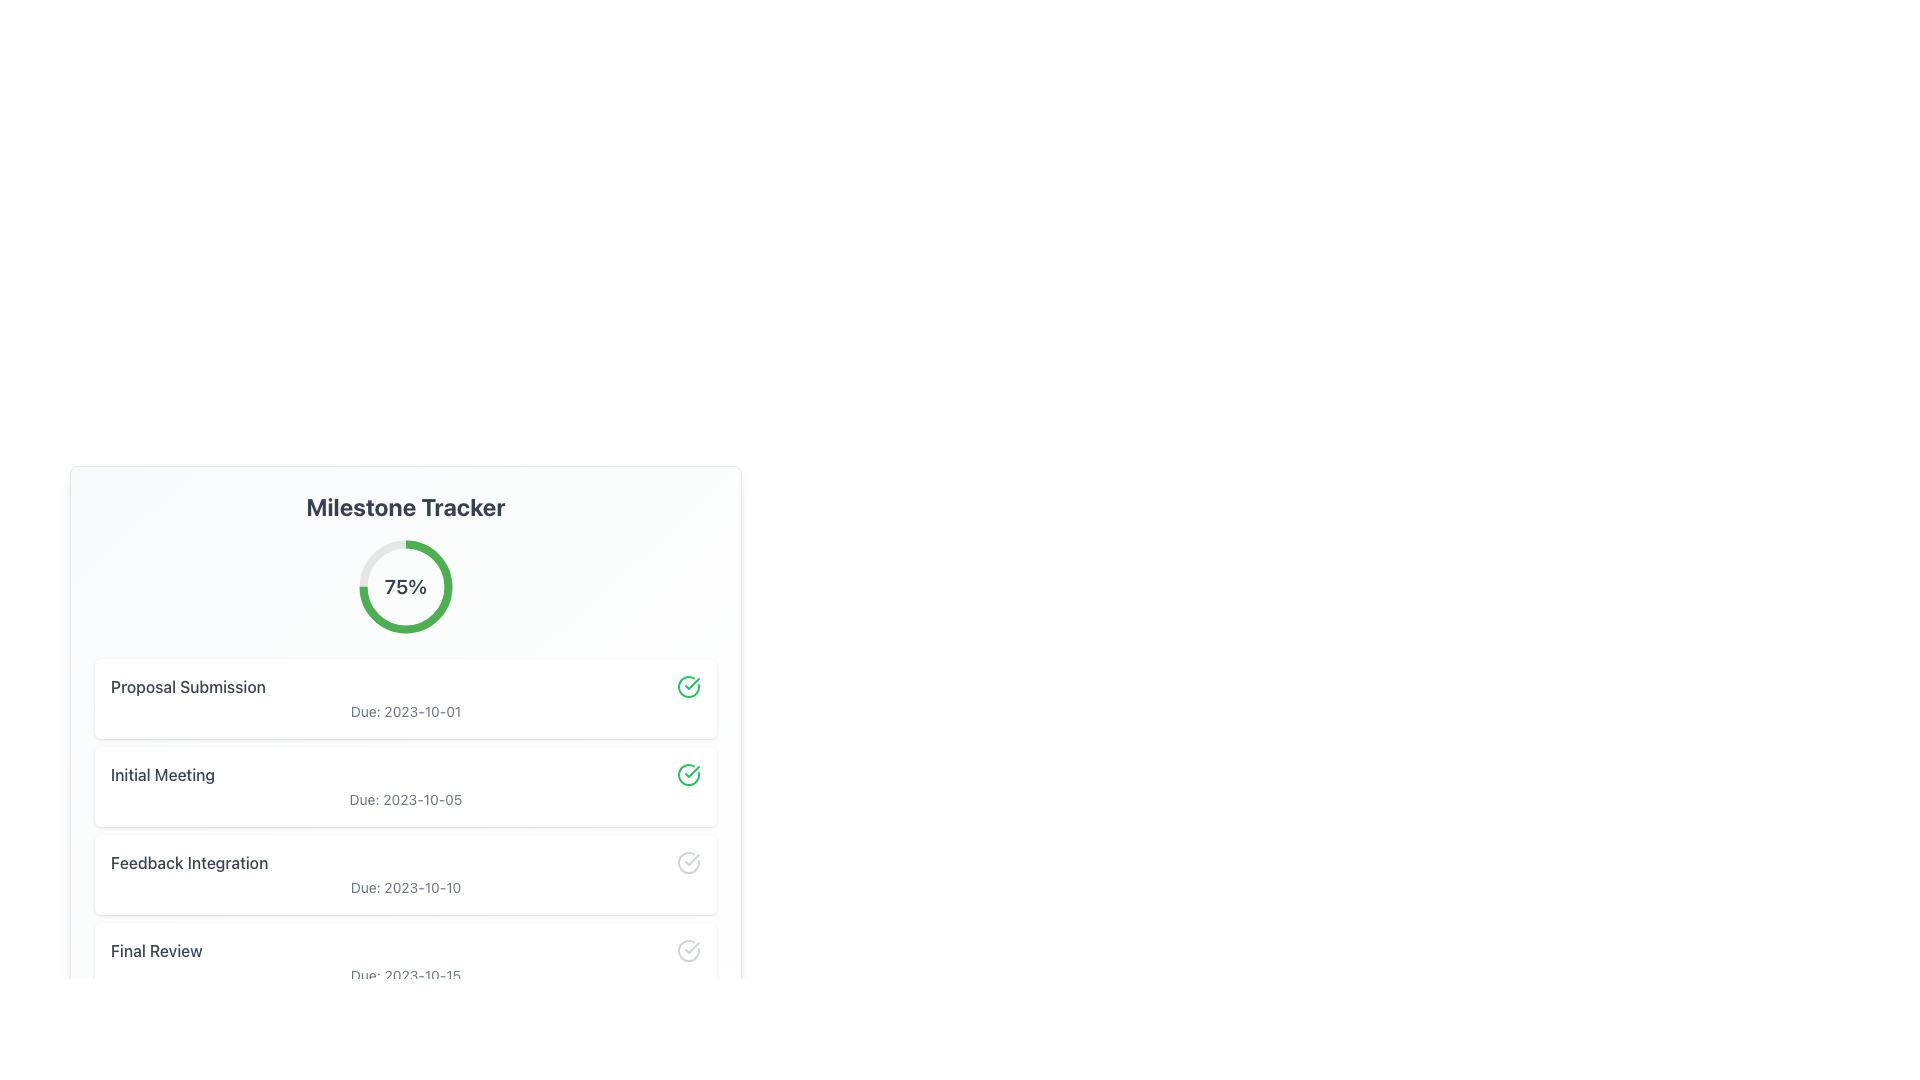 Image resolution: width=1920 pixels, height=1080 pixels. I want to click on the fourth task item named 'Final Review' in the Milestone Tracker, located at the bottom of the list, following 'Proposal Submission', 'Initial Meeting', and 'Feedback Integration', so click(405, 962).